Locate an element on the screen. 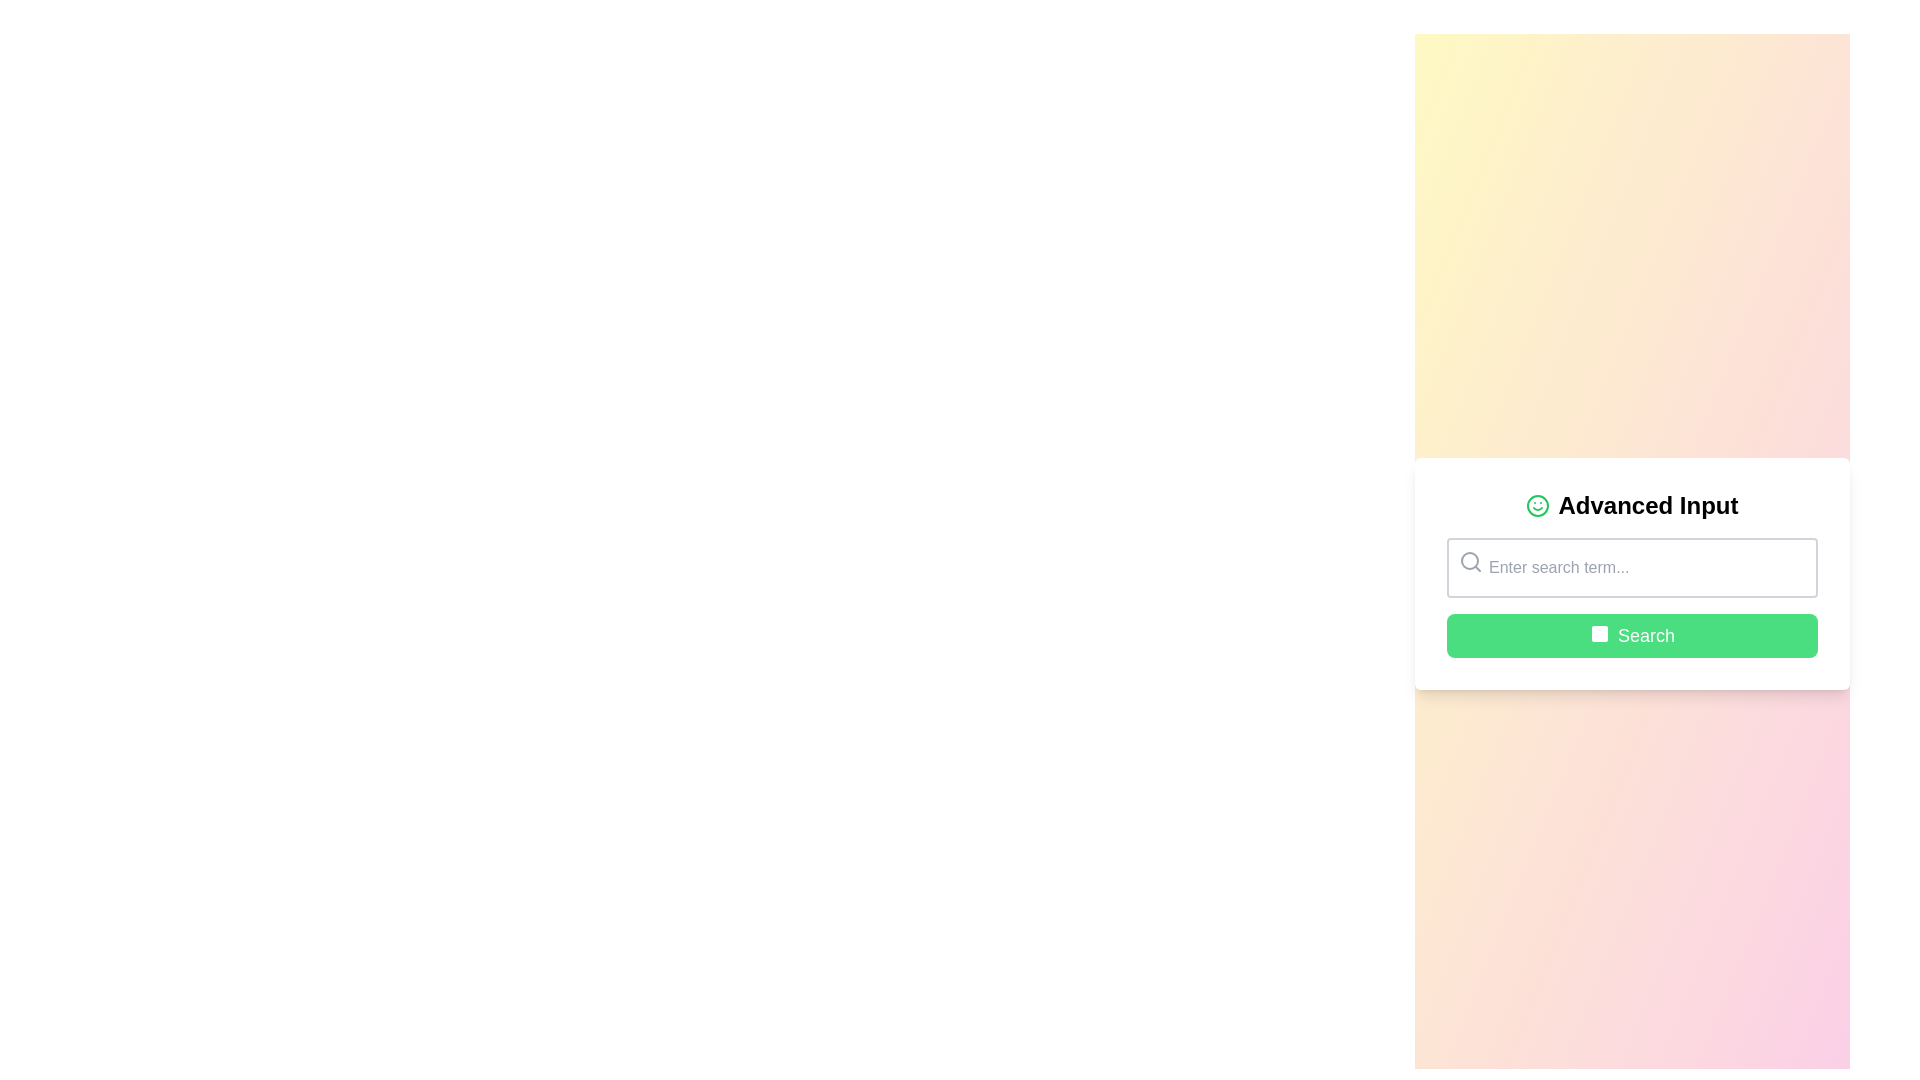  the search button located at the bottom of the 'Advanced Input' card is located at coordinates (1632, 636).